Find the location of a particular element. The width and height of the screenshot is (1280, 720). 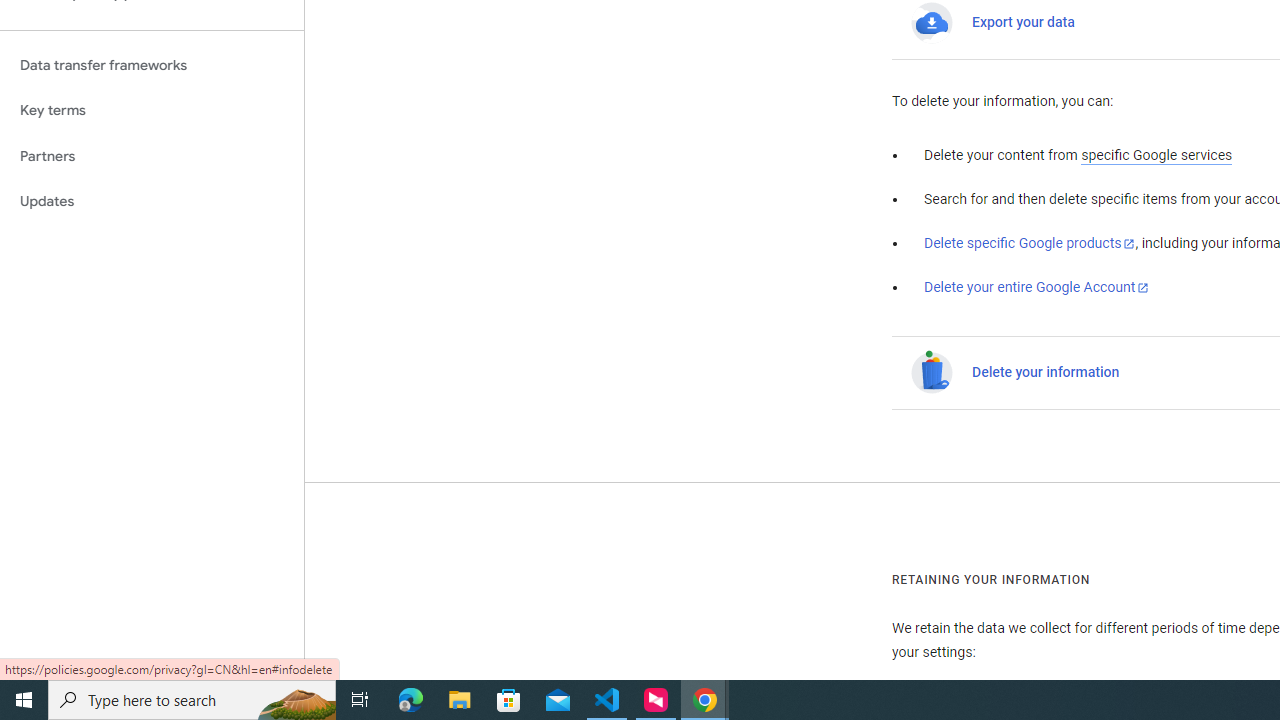

'Export your data' is located at coordinates (1023, 22).